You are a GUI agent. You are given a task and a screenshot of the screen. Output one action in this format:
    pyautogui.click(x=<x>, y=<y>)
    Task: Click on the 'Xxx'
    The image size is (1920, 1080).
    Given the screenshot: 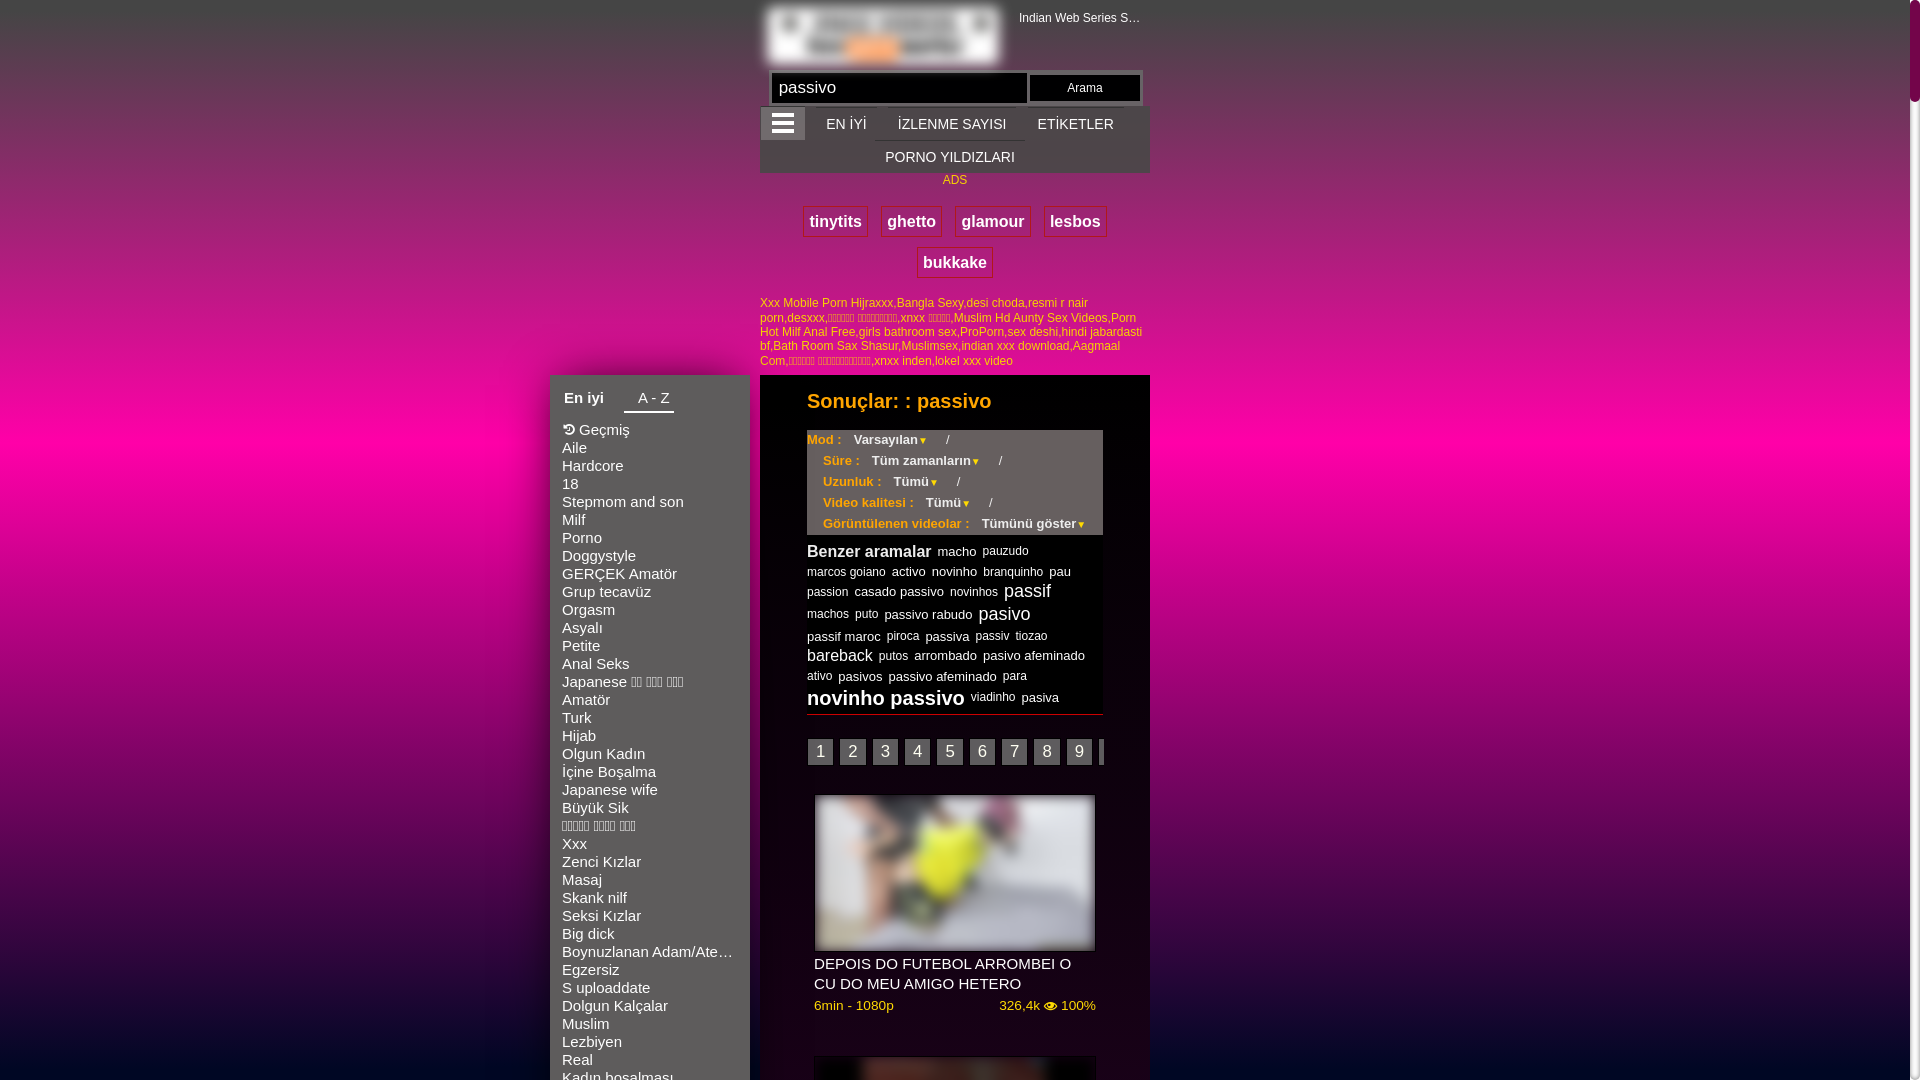 What is the action you would take?
    pyautogui.click(x=649, y=844)
    